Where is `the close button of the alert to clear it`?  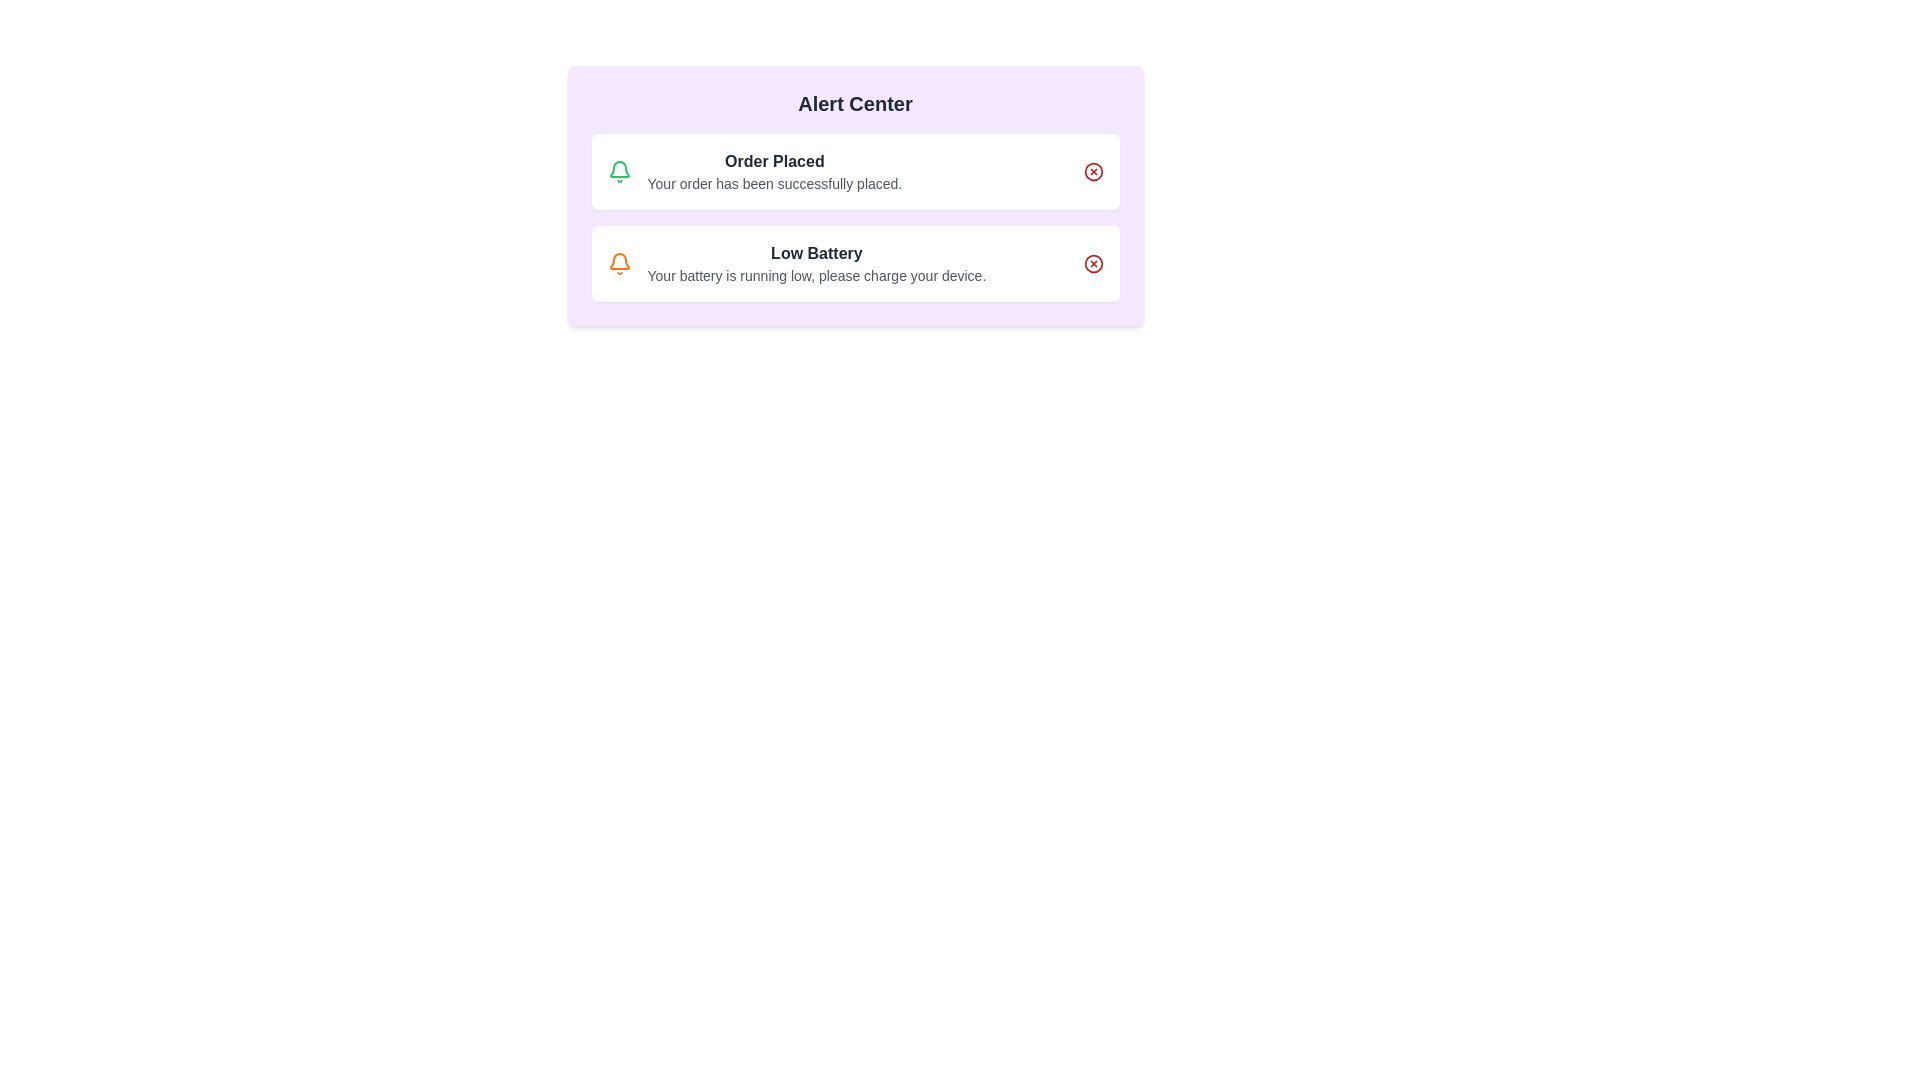 the close button of the alert to clear it is located at coordinates (1092, 171).